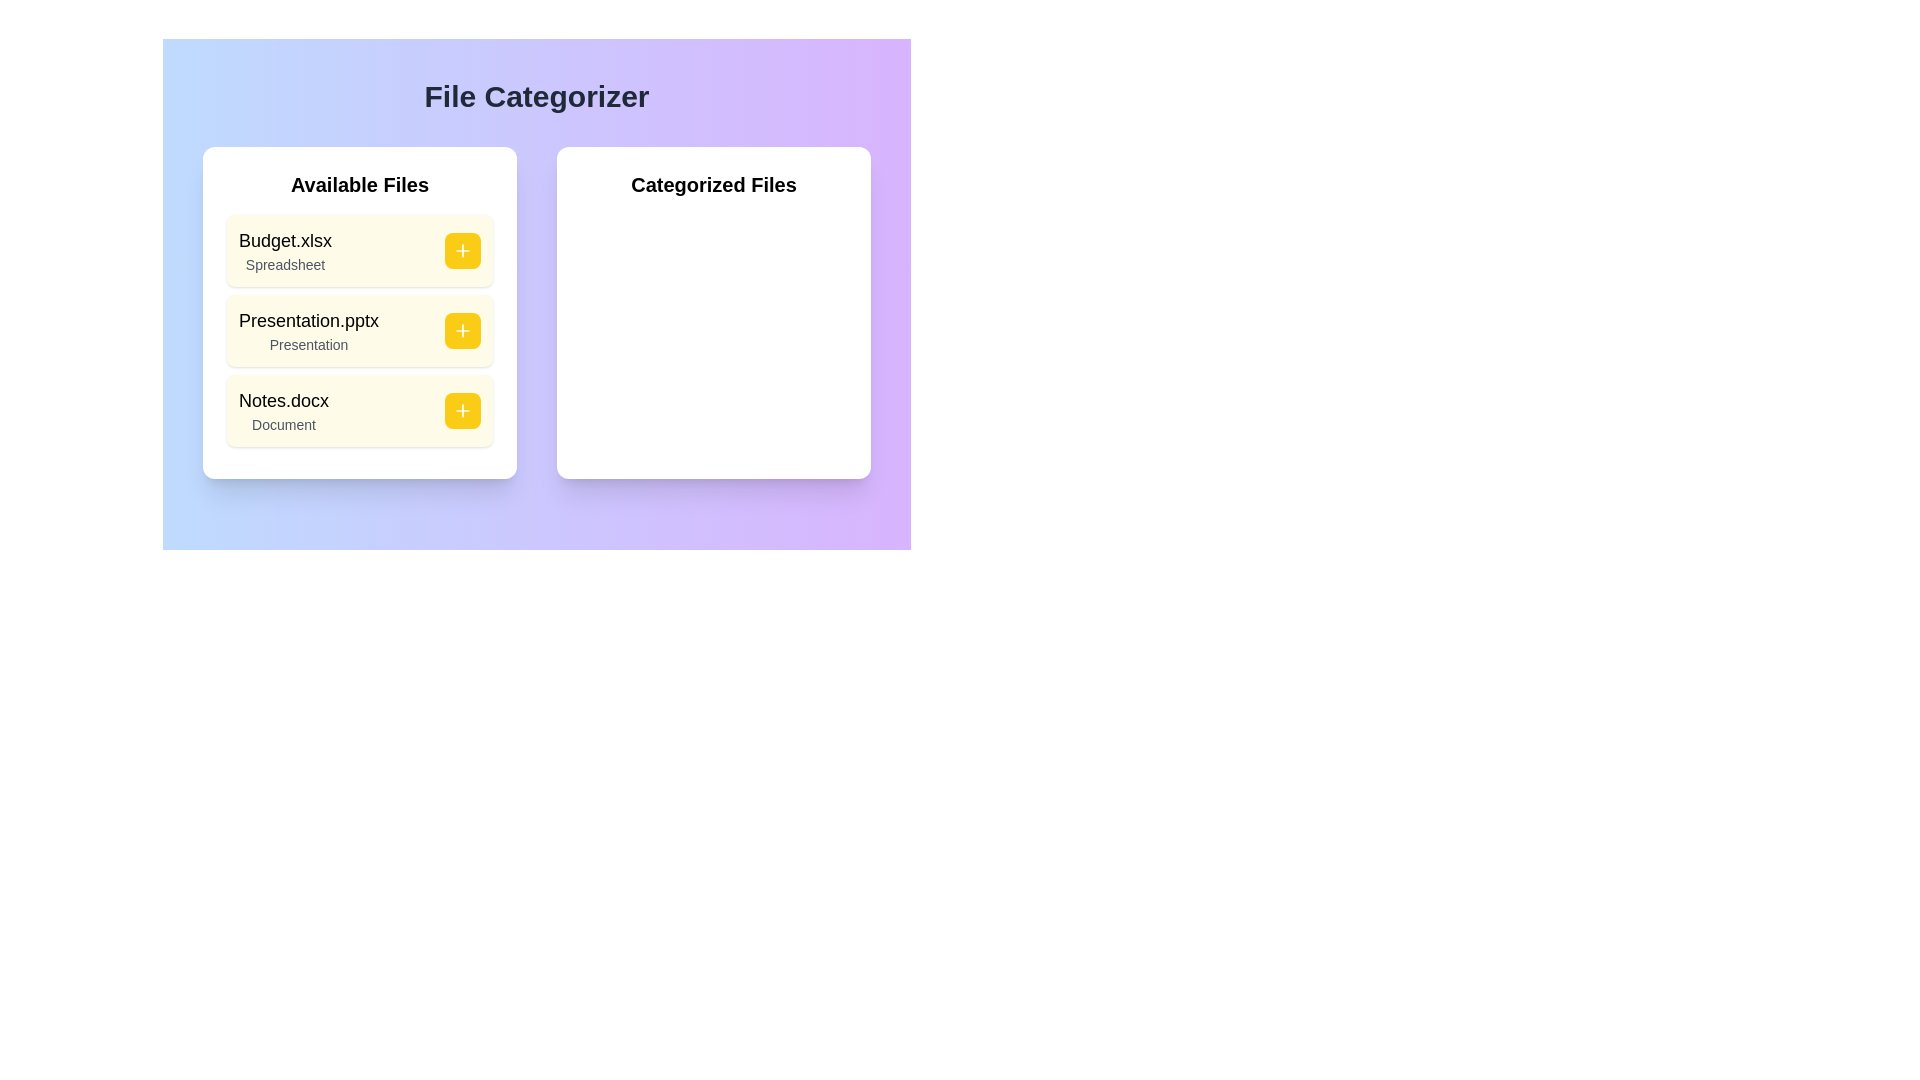 This screenshot has height=1080, width=1920. What do you see at coordinates (308, 319) in the screenshot?
I see `the text label displaying the name of the specific file listed under 'Available Files', located in the second row between 'Budget.xlsx' and 'Notes.docx'` at bounding box center [308, 319].